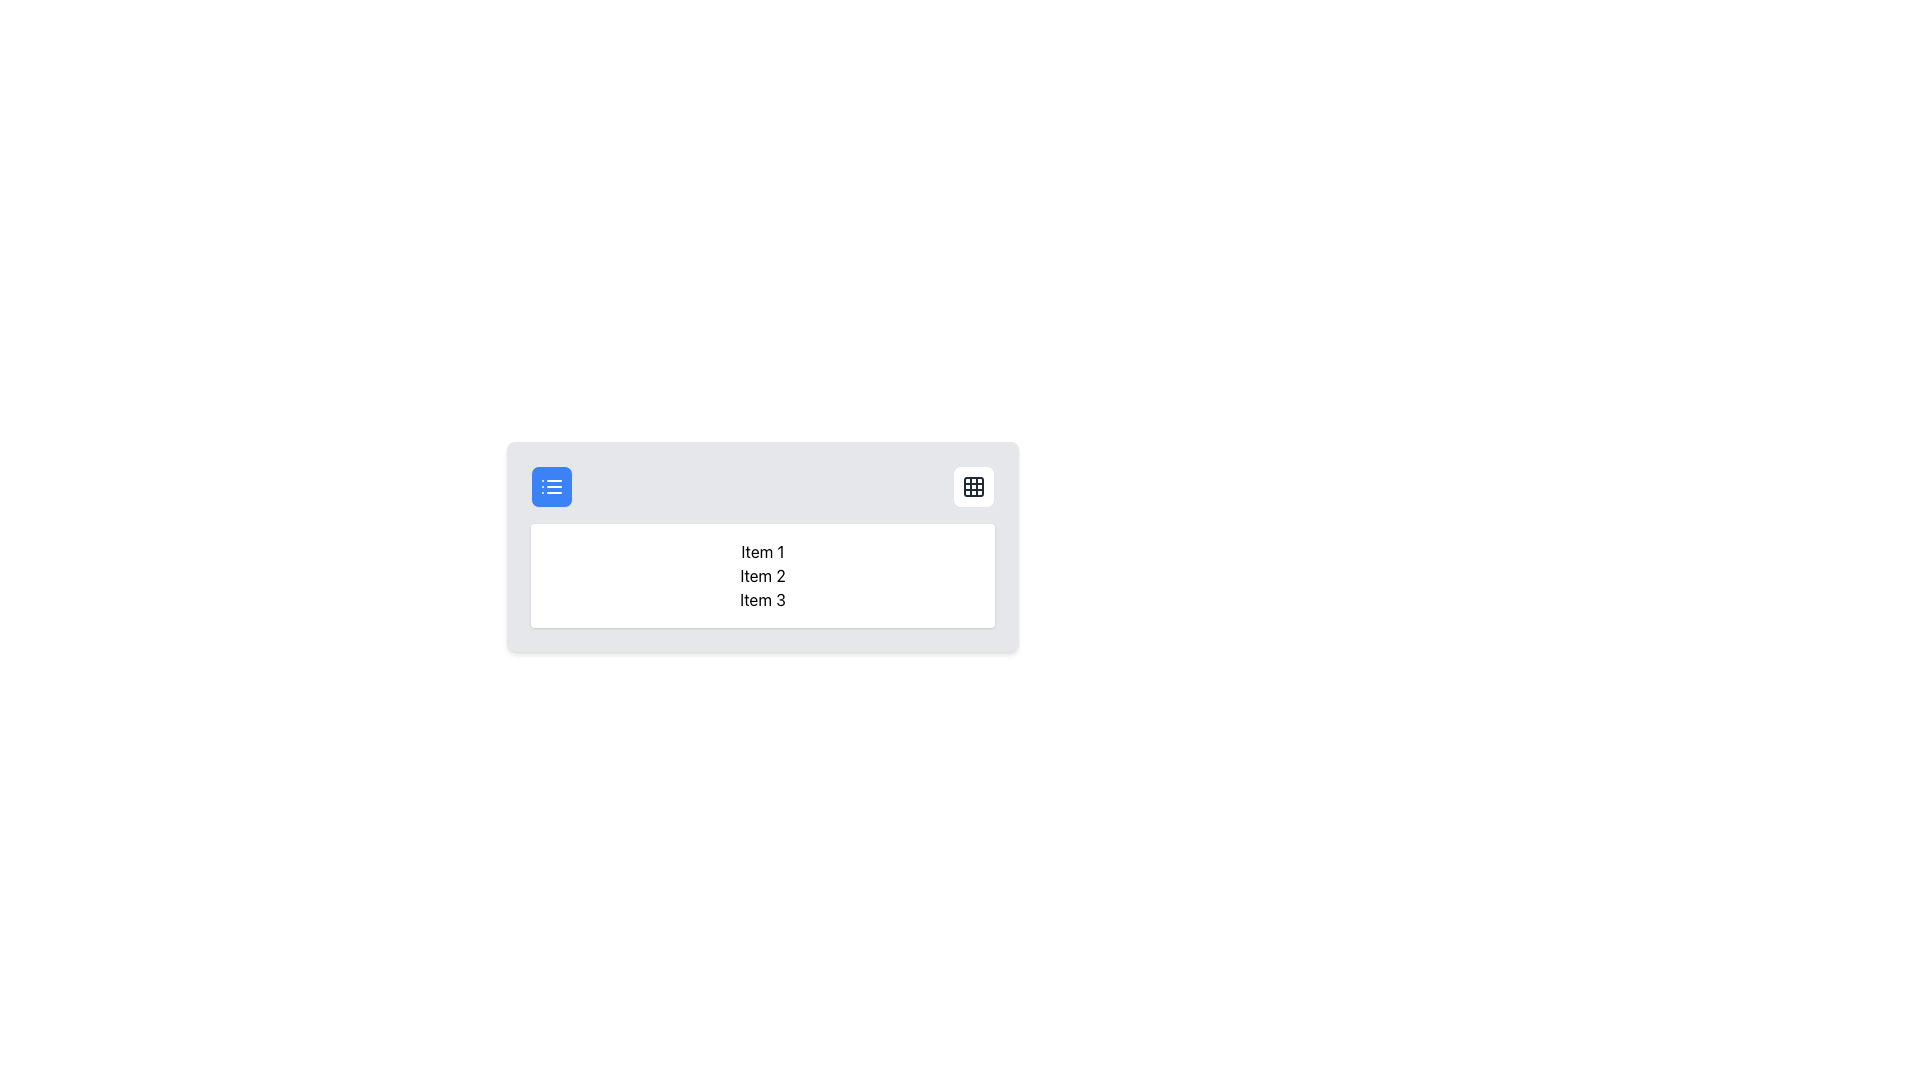  I want to click on the rectangular button with a grid icon in its center, so click(974, 486).